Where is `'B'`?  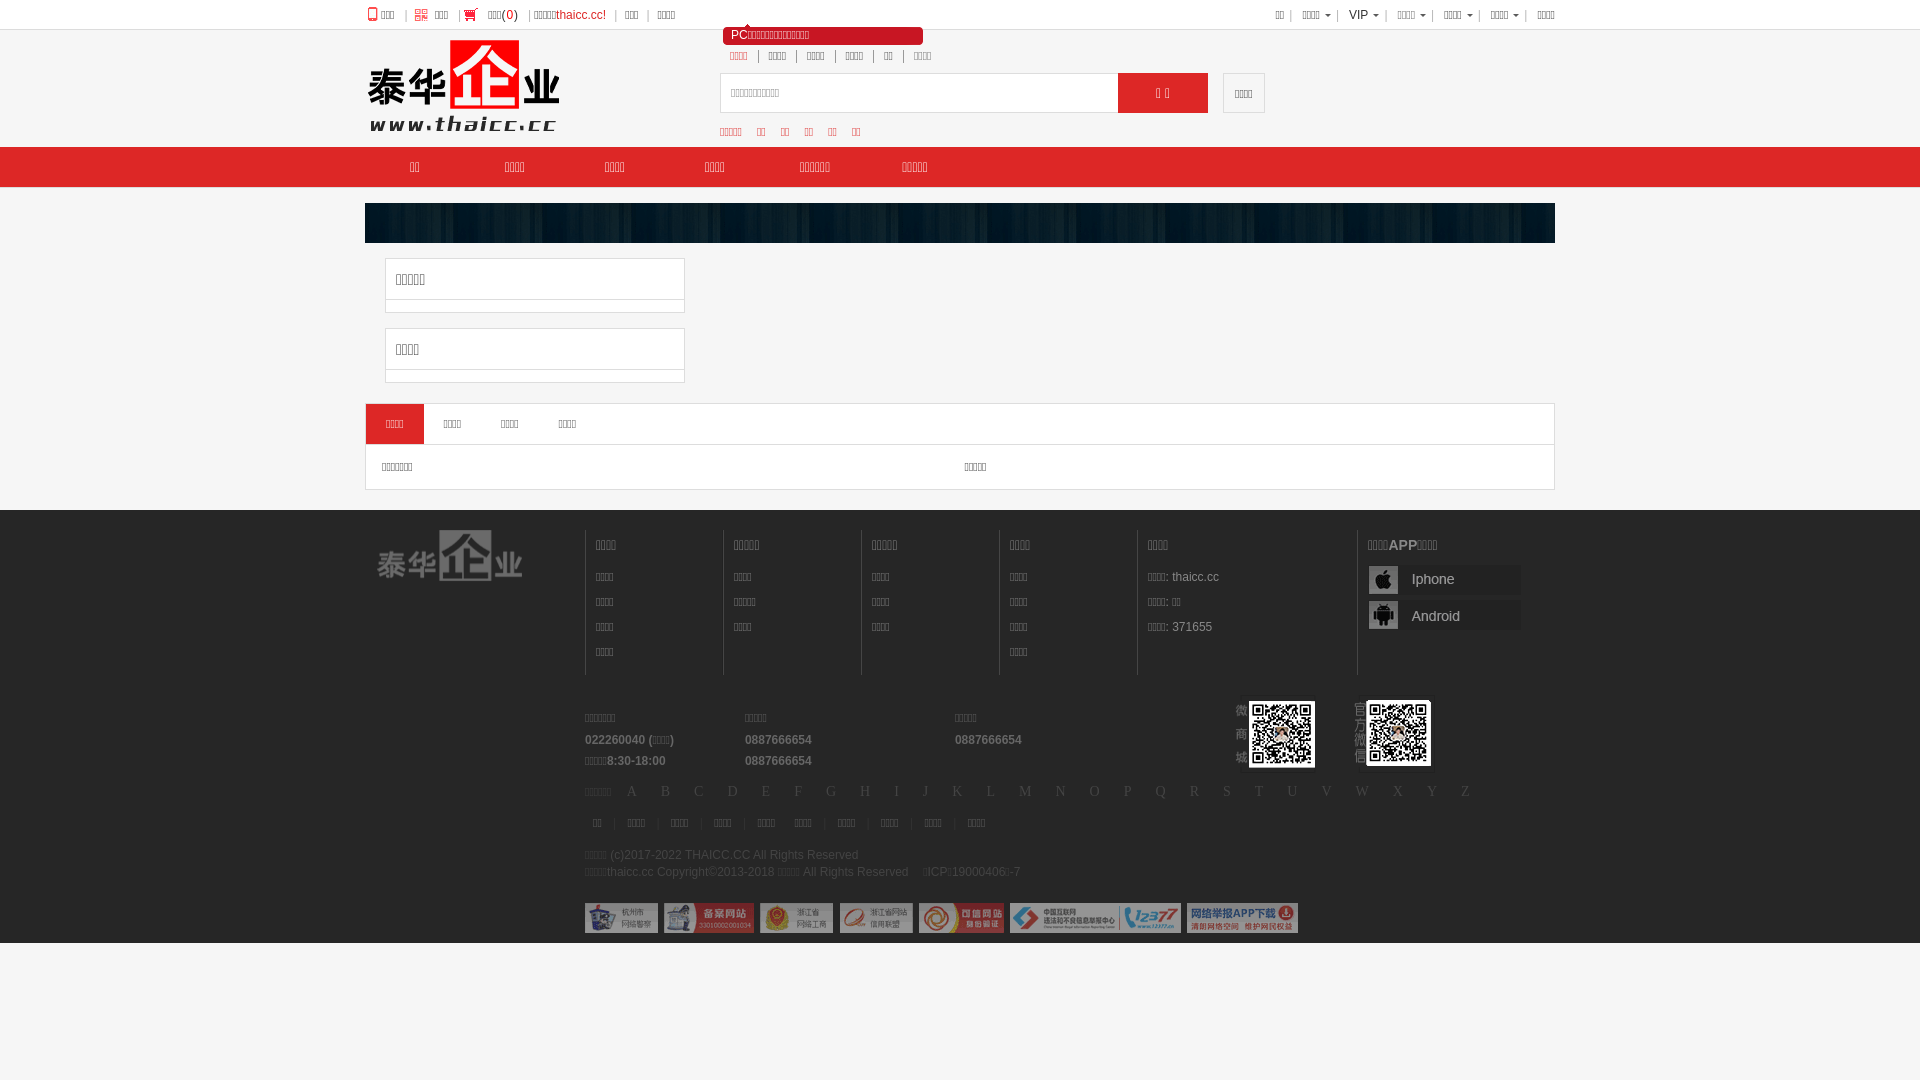 'B' is located at coordinates (665, 790).